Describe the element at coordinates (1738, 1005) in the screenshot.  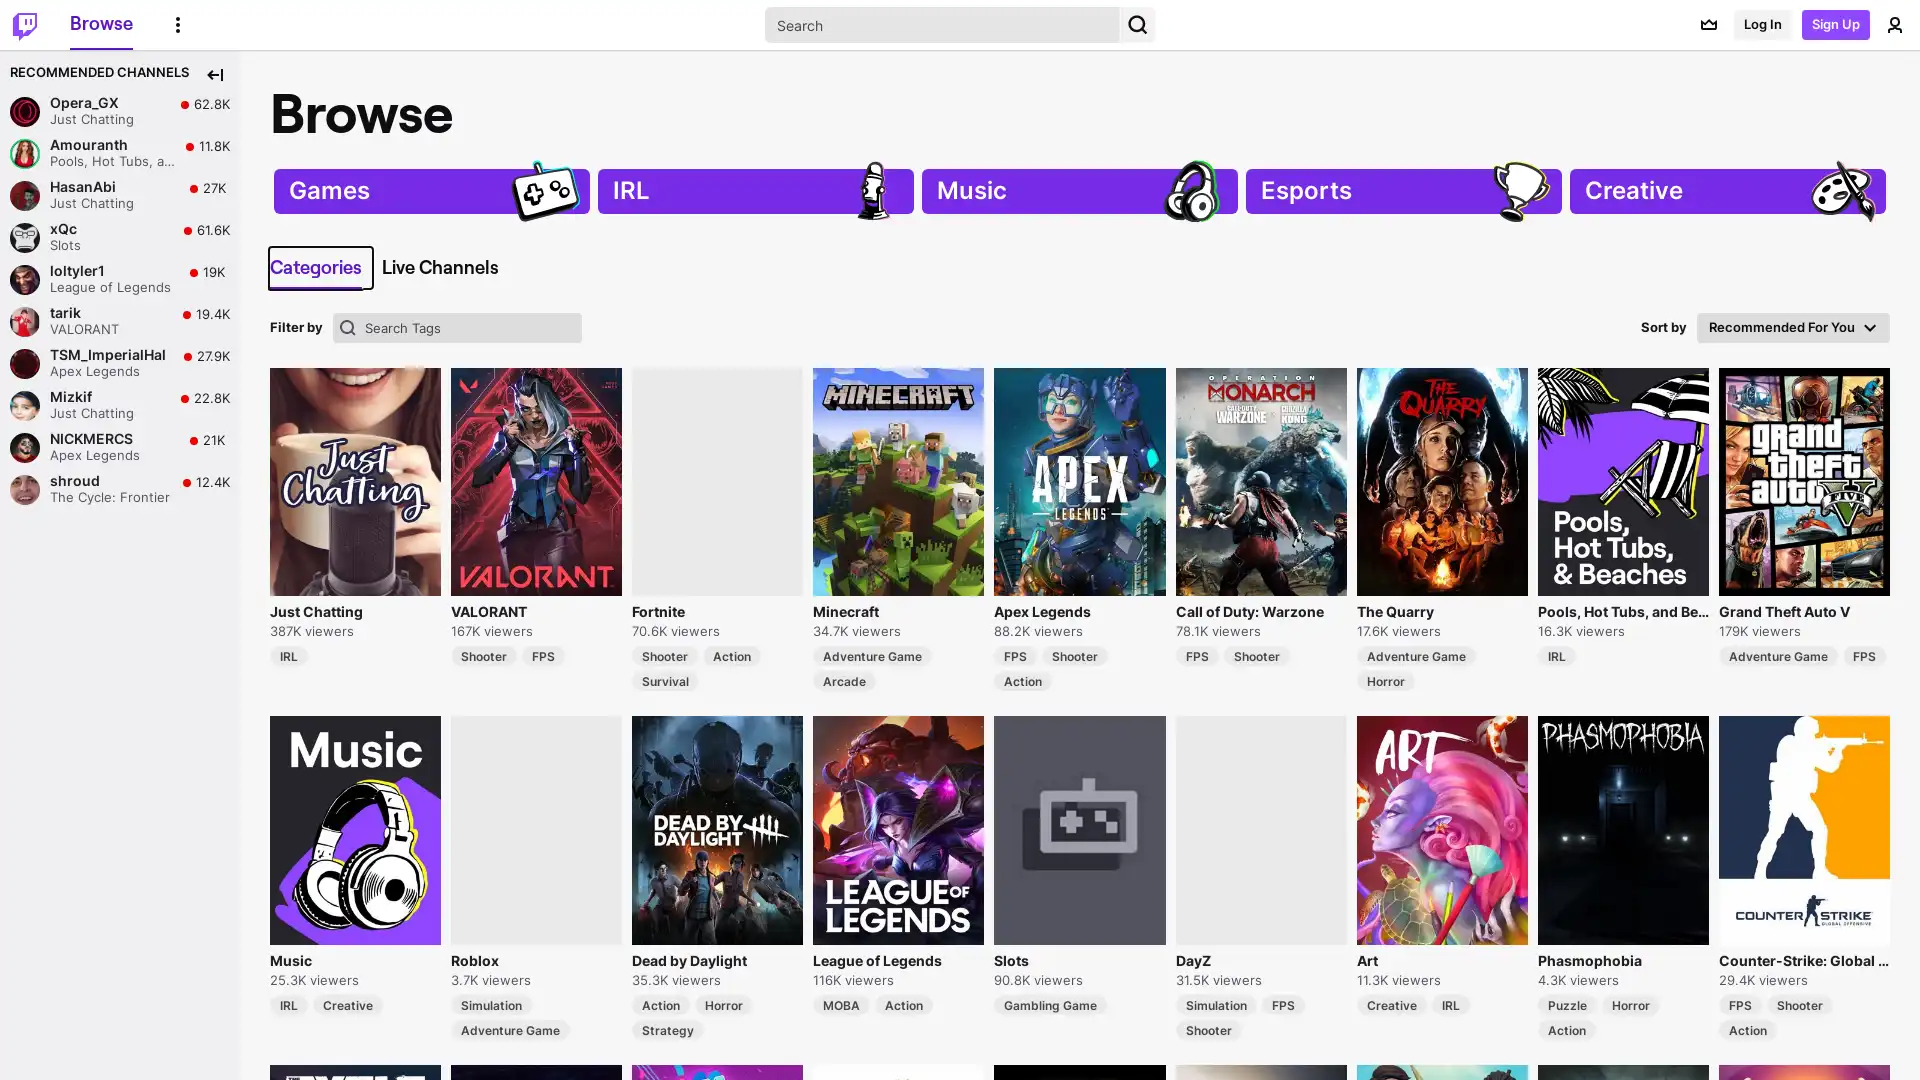
I see `FPS` at that location.